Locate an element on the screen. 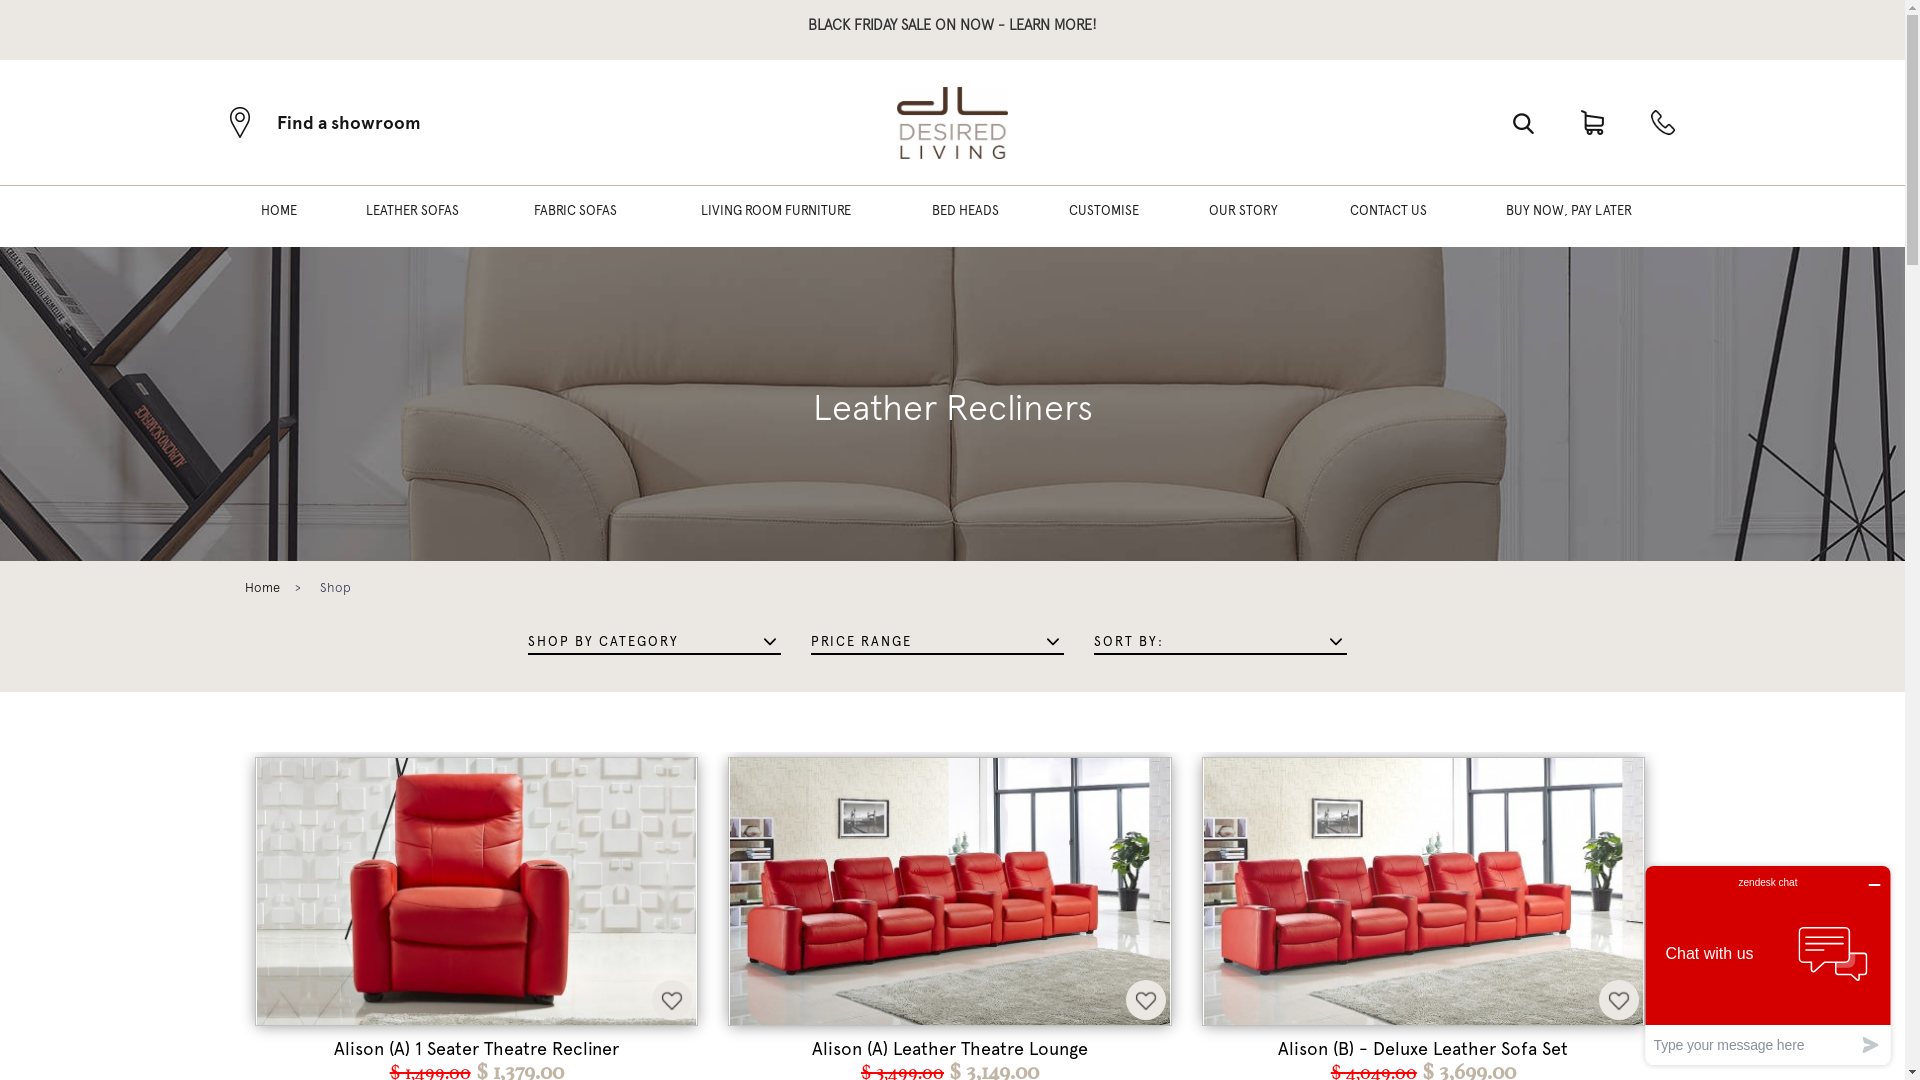  'BED HEADS' is located at coordinates (965, 216).